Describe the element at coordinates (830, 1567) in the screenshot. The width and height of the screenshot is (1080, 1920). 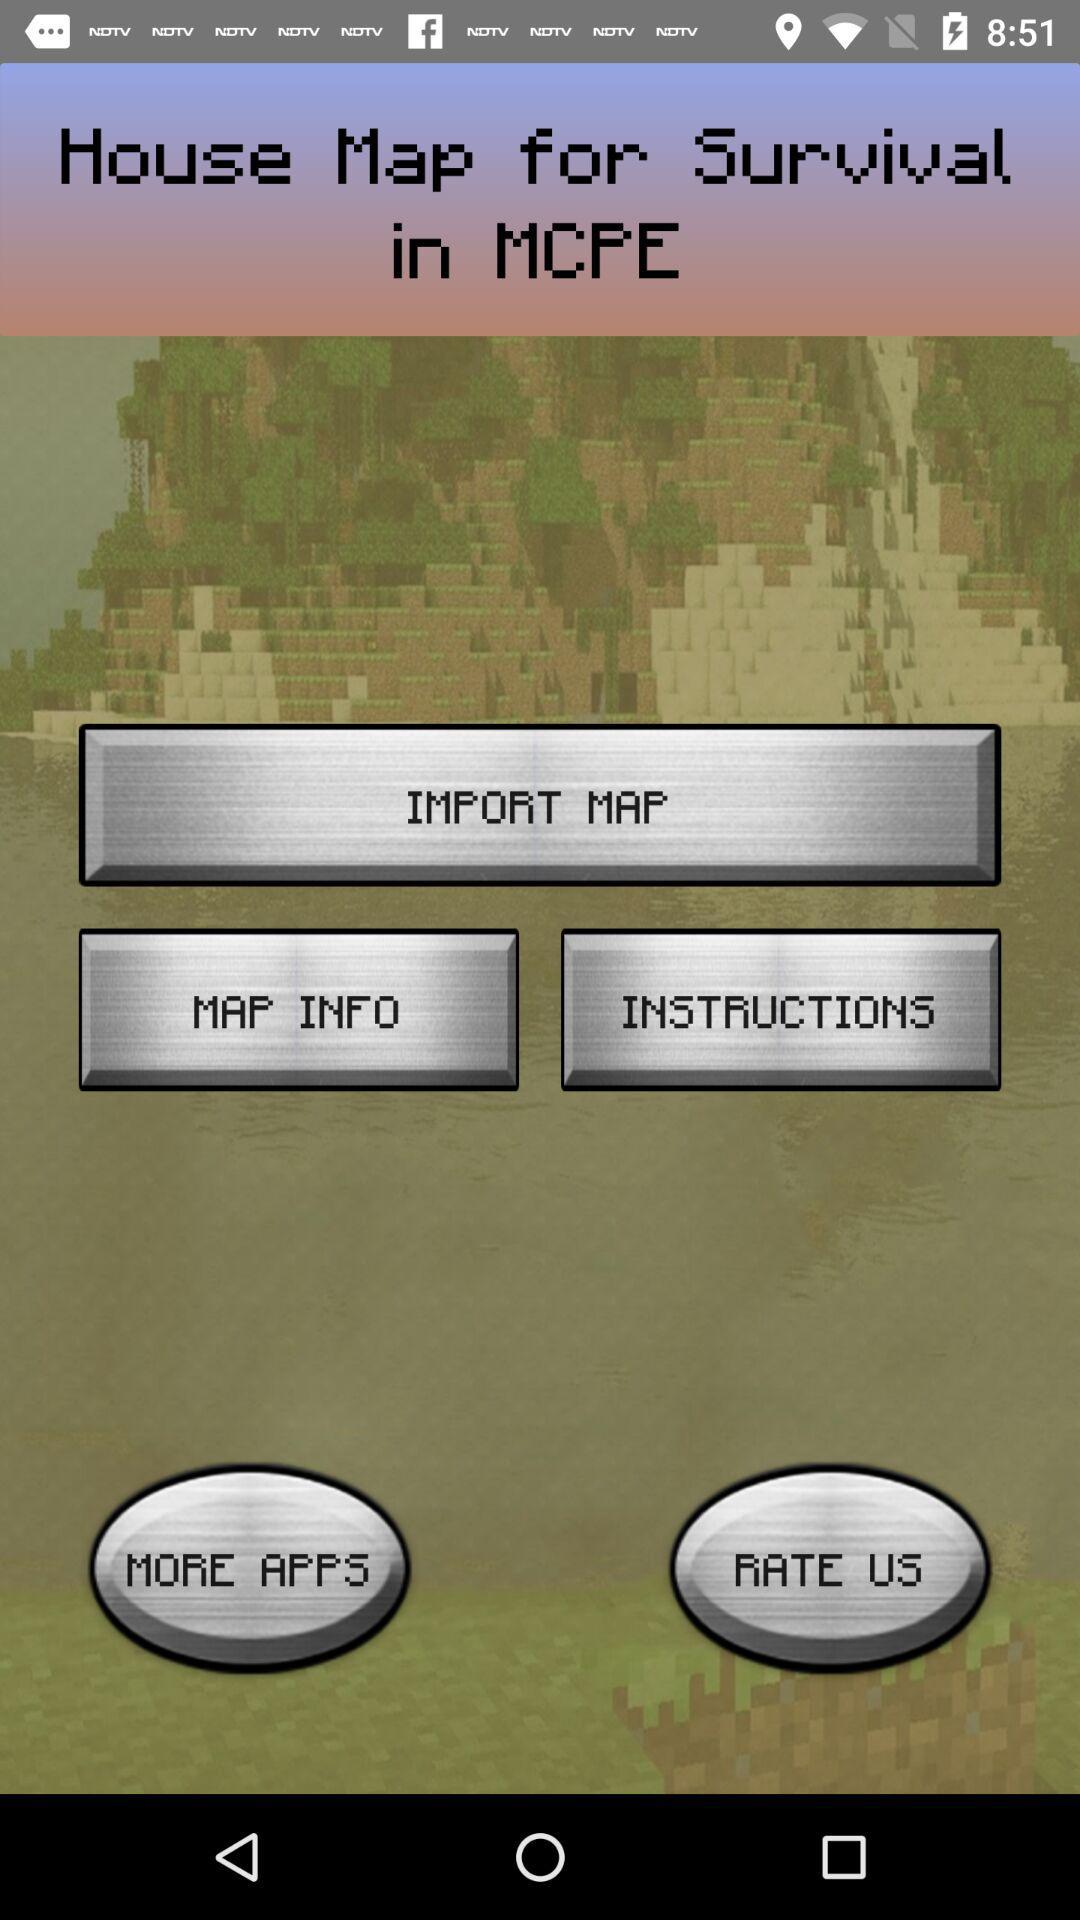
I see `the item at the bottom right corner` at that location.